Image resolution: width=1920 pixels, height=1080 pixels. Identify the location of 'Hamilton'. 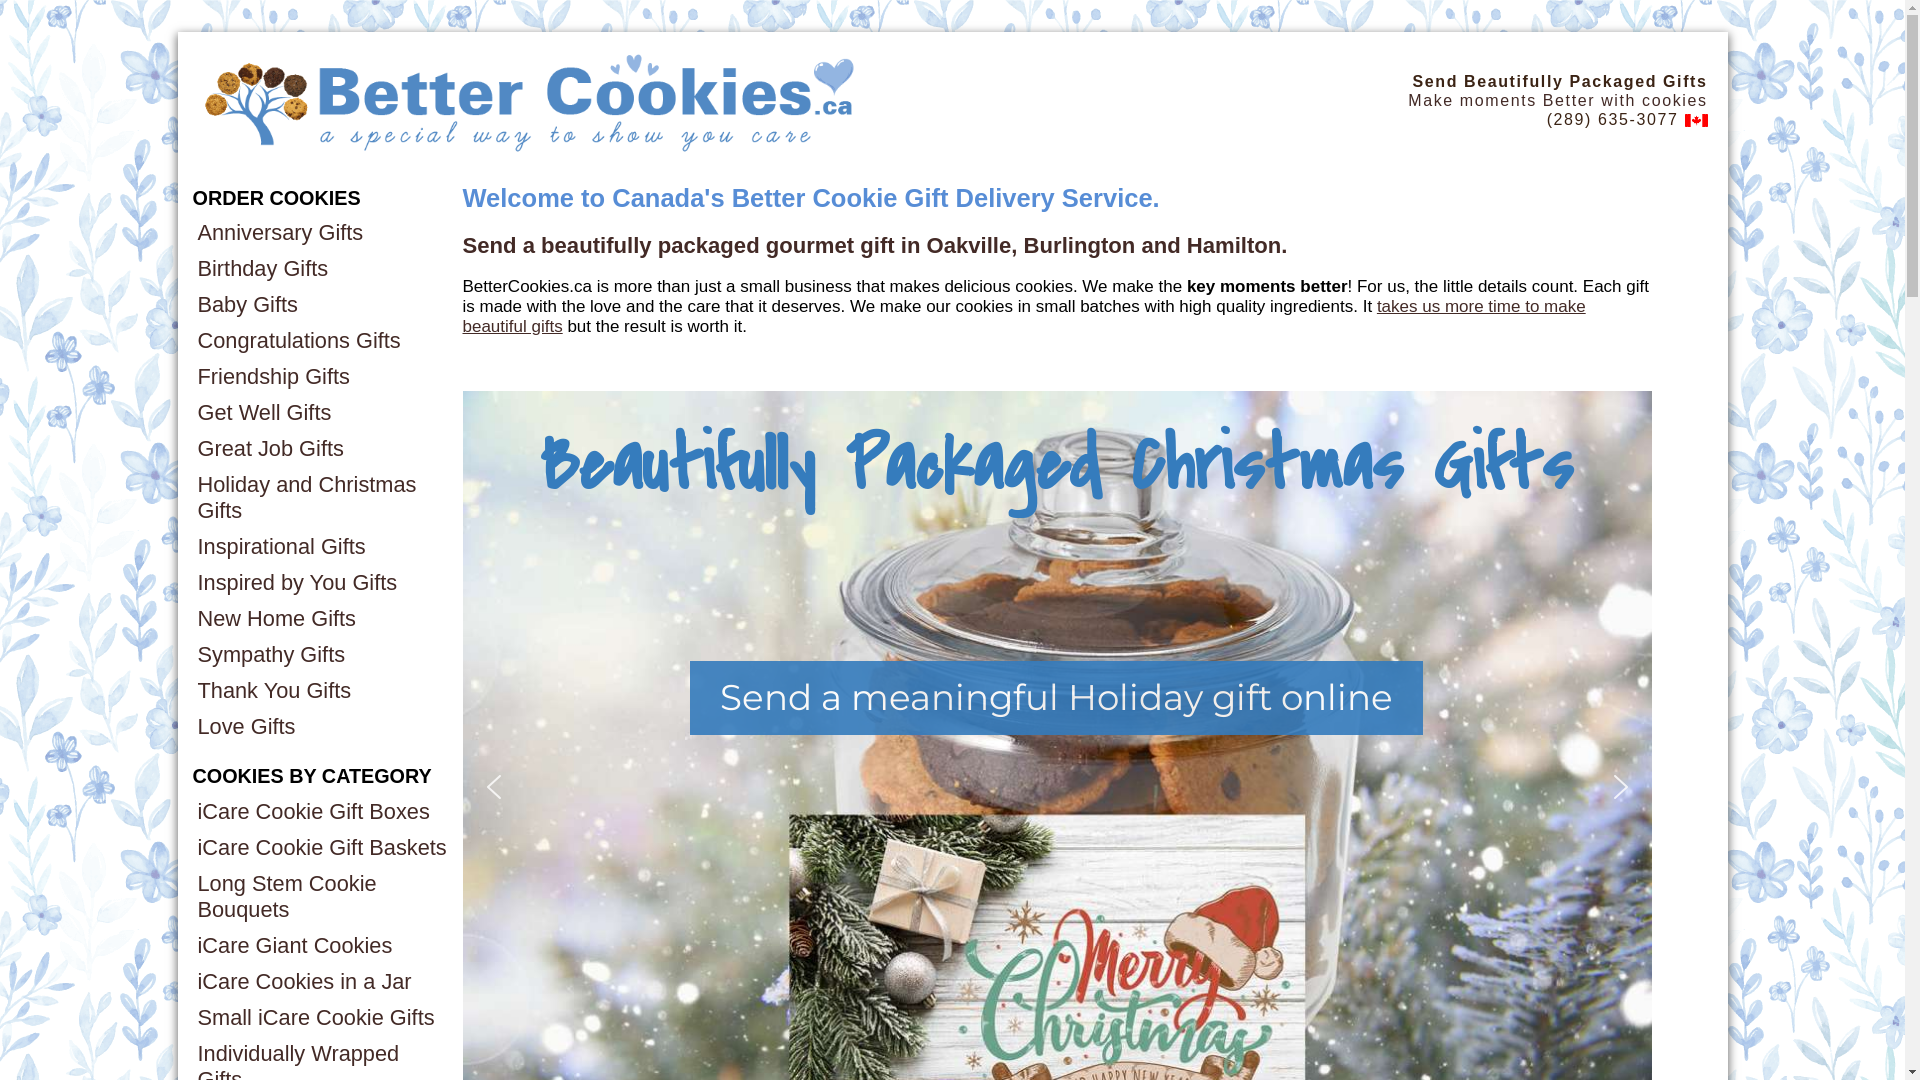
(1233, 244).